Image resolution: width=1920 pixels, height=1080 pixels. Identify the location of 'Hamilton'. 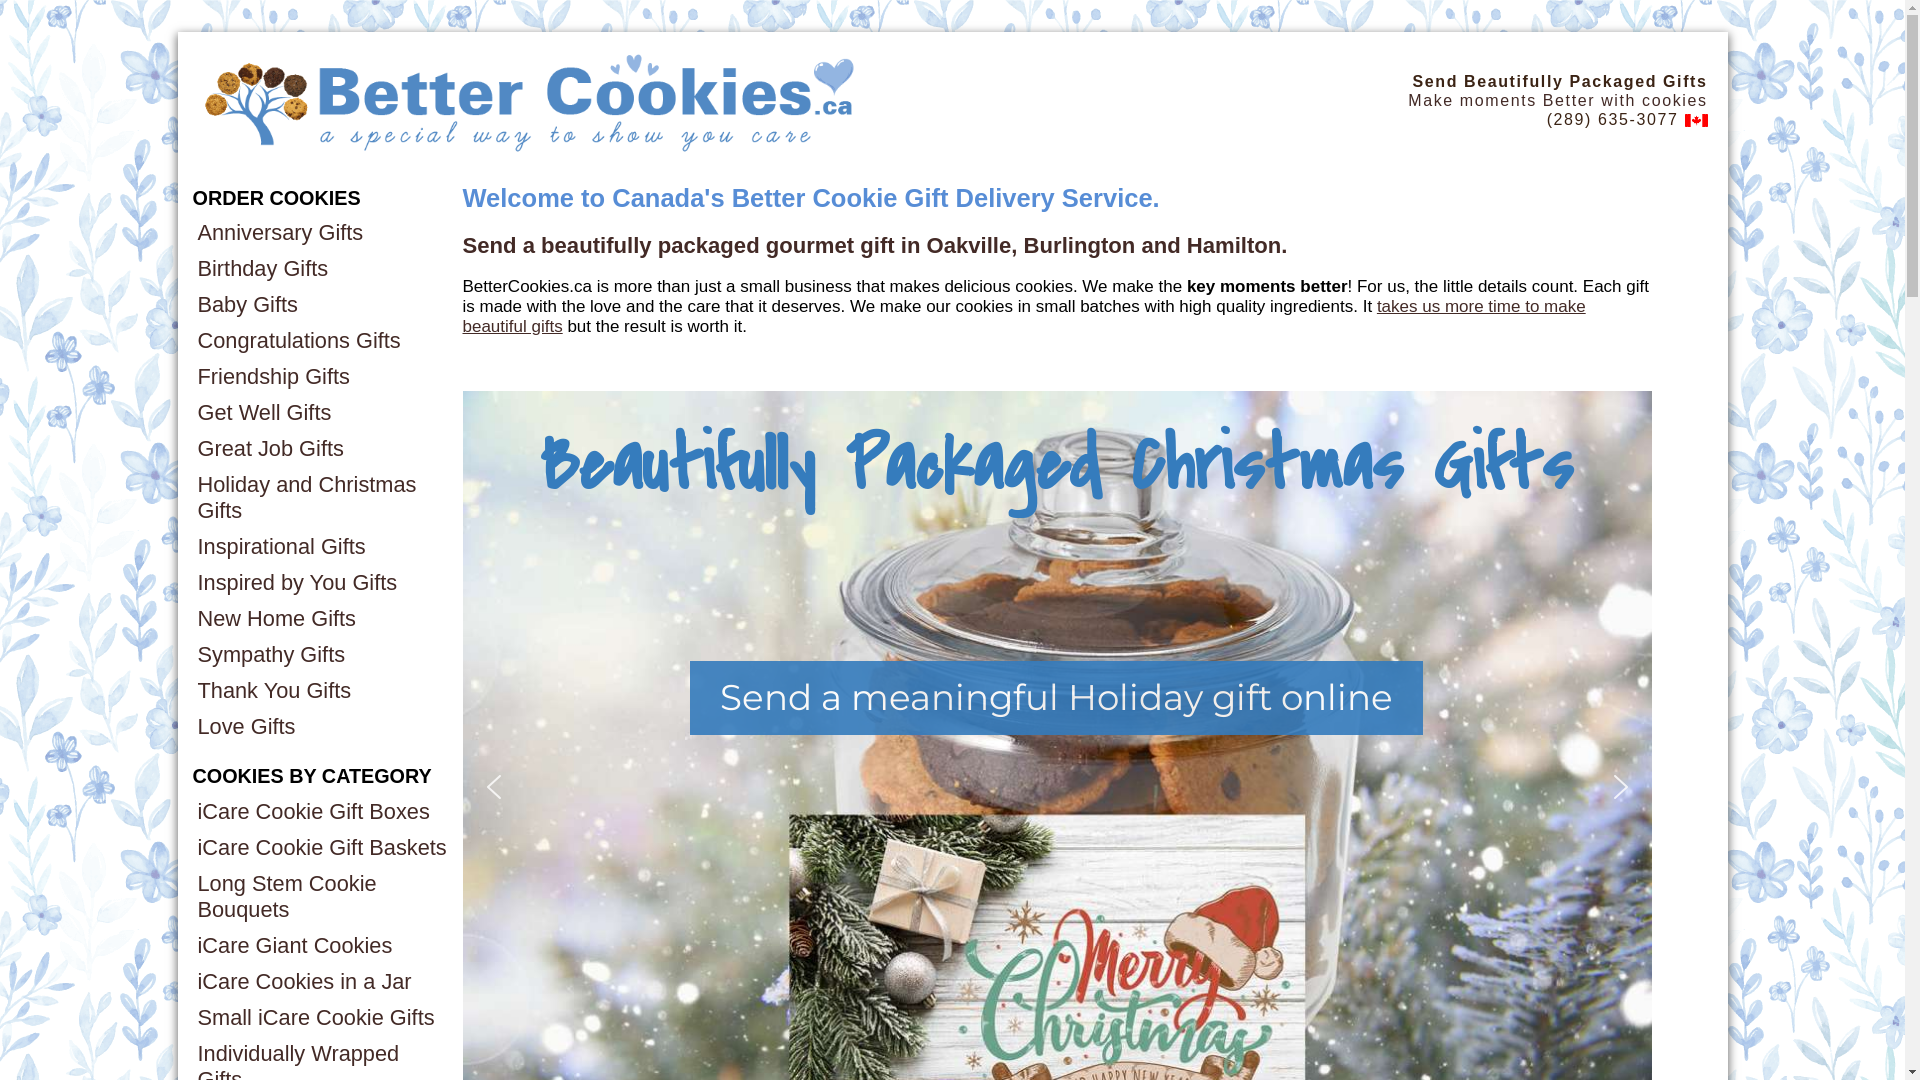
(1233, 244).